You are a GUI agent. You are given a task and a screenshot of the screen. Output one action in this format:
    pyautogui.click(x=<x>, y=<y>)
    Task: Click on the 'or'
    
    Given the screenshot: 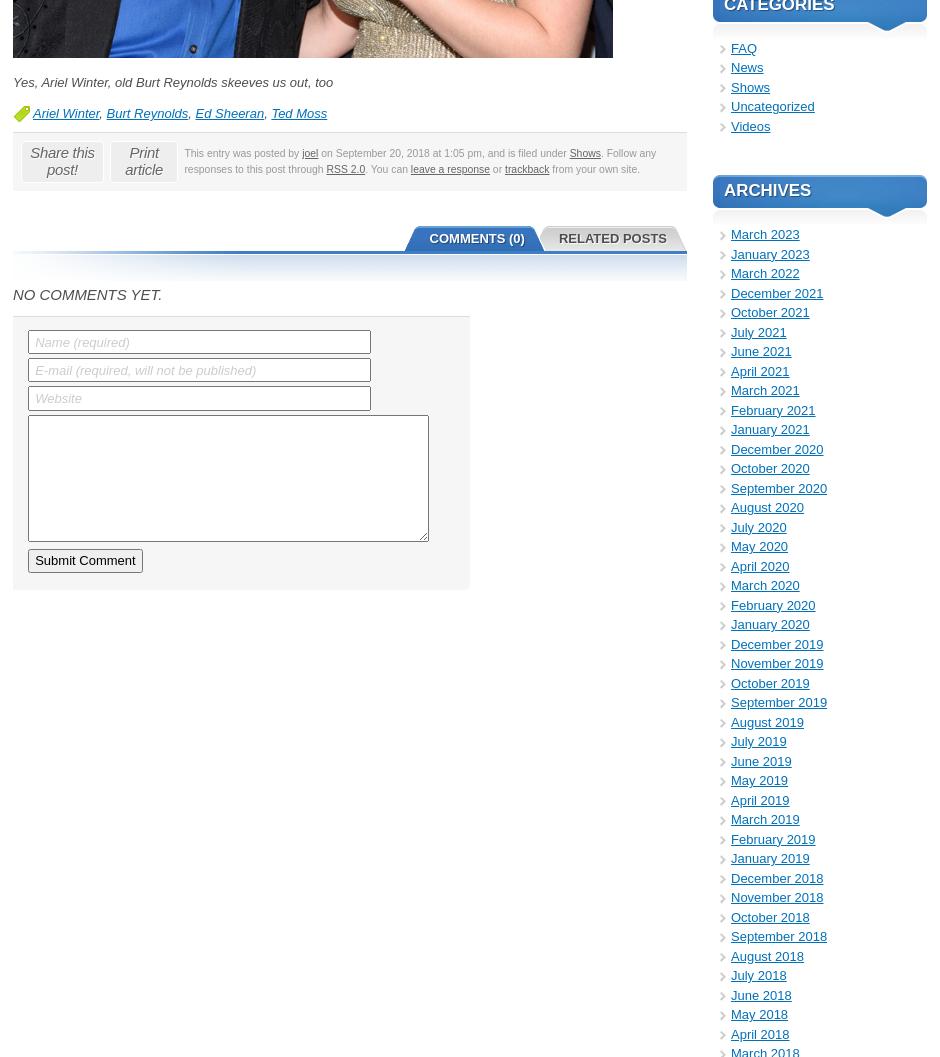 What is the action you would take?
    pyautogui.click(x=496, y=168)
    